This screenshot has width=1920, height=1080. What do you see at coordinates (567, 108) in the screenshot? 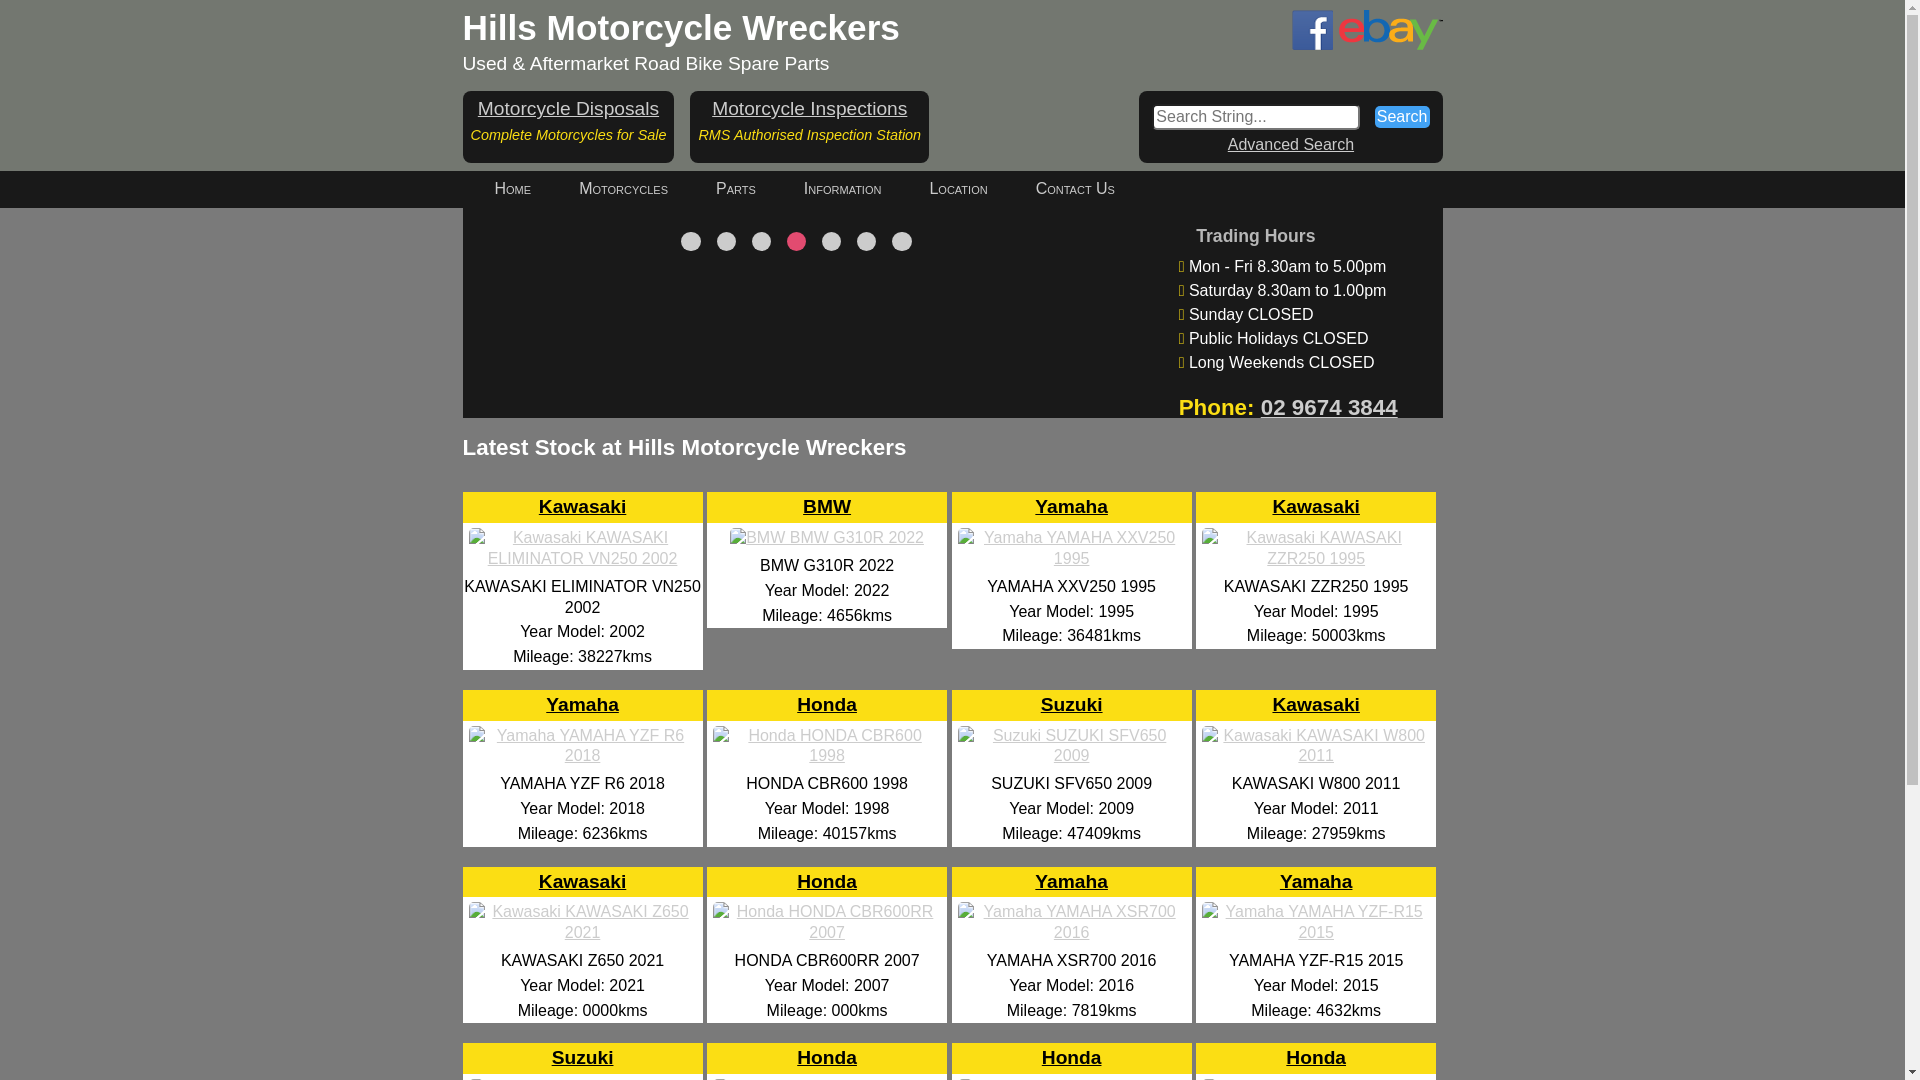
I see `'Motorcycle Disposals'` at bounding box center [567, 108].